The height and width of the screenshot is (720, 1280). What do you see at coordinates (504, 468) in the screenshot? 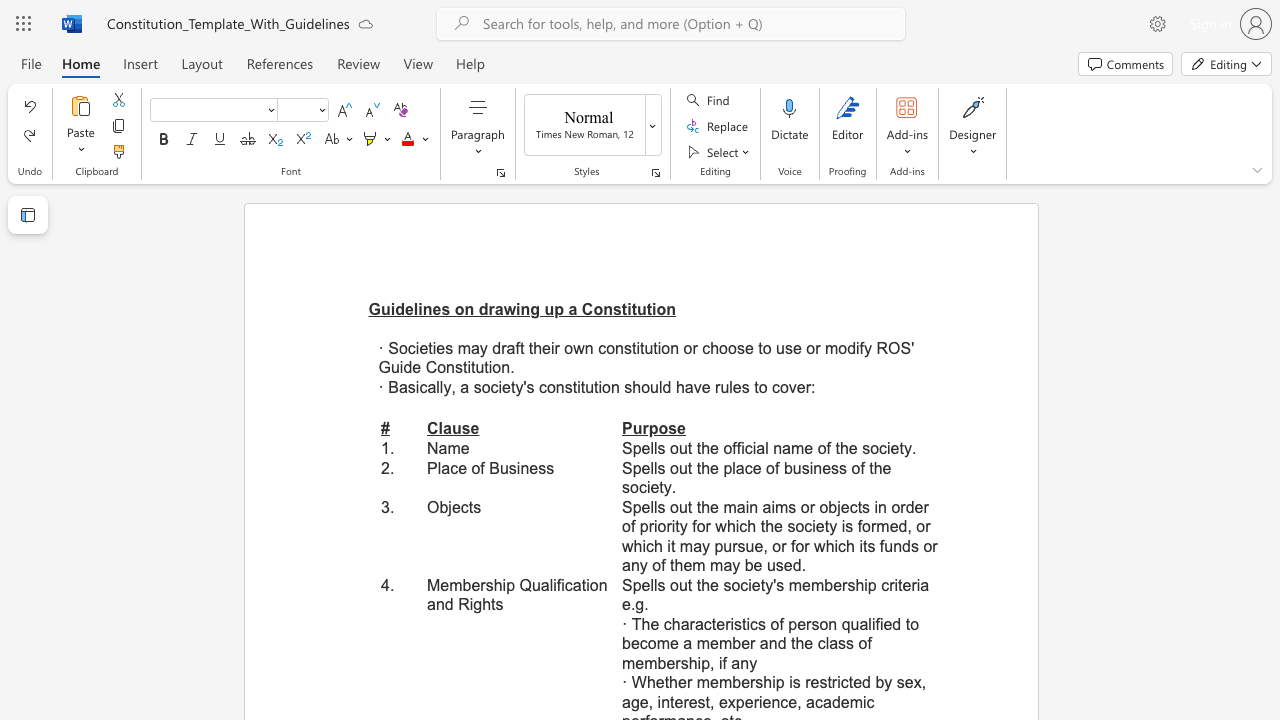
I see `the 1th character "u" in the text` at bounding box center [504, 468].